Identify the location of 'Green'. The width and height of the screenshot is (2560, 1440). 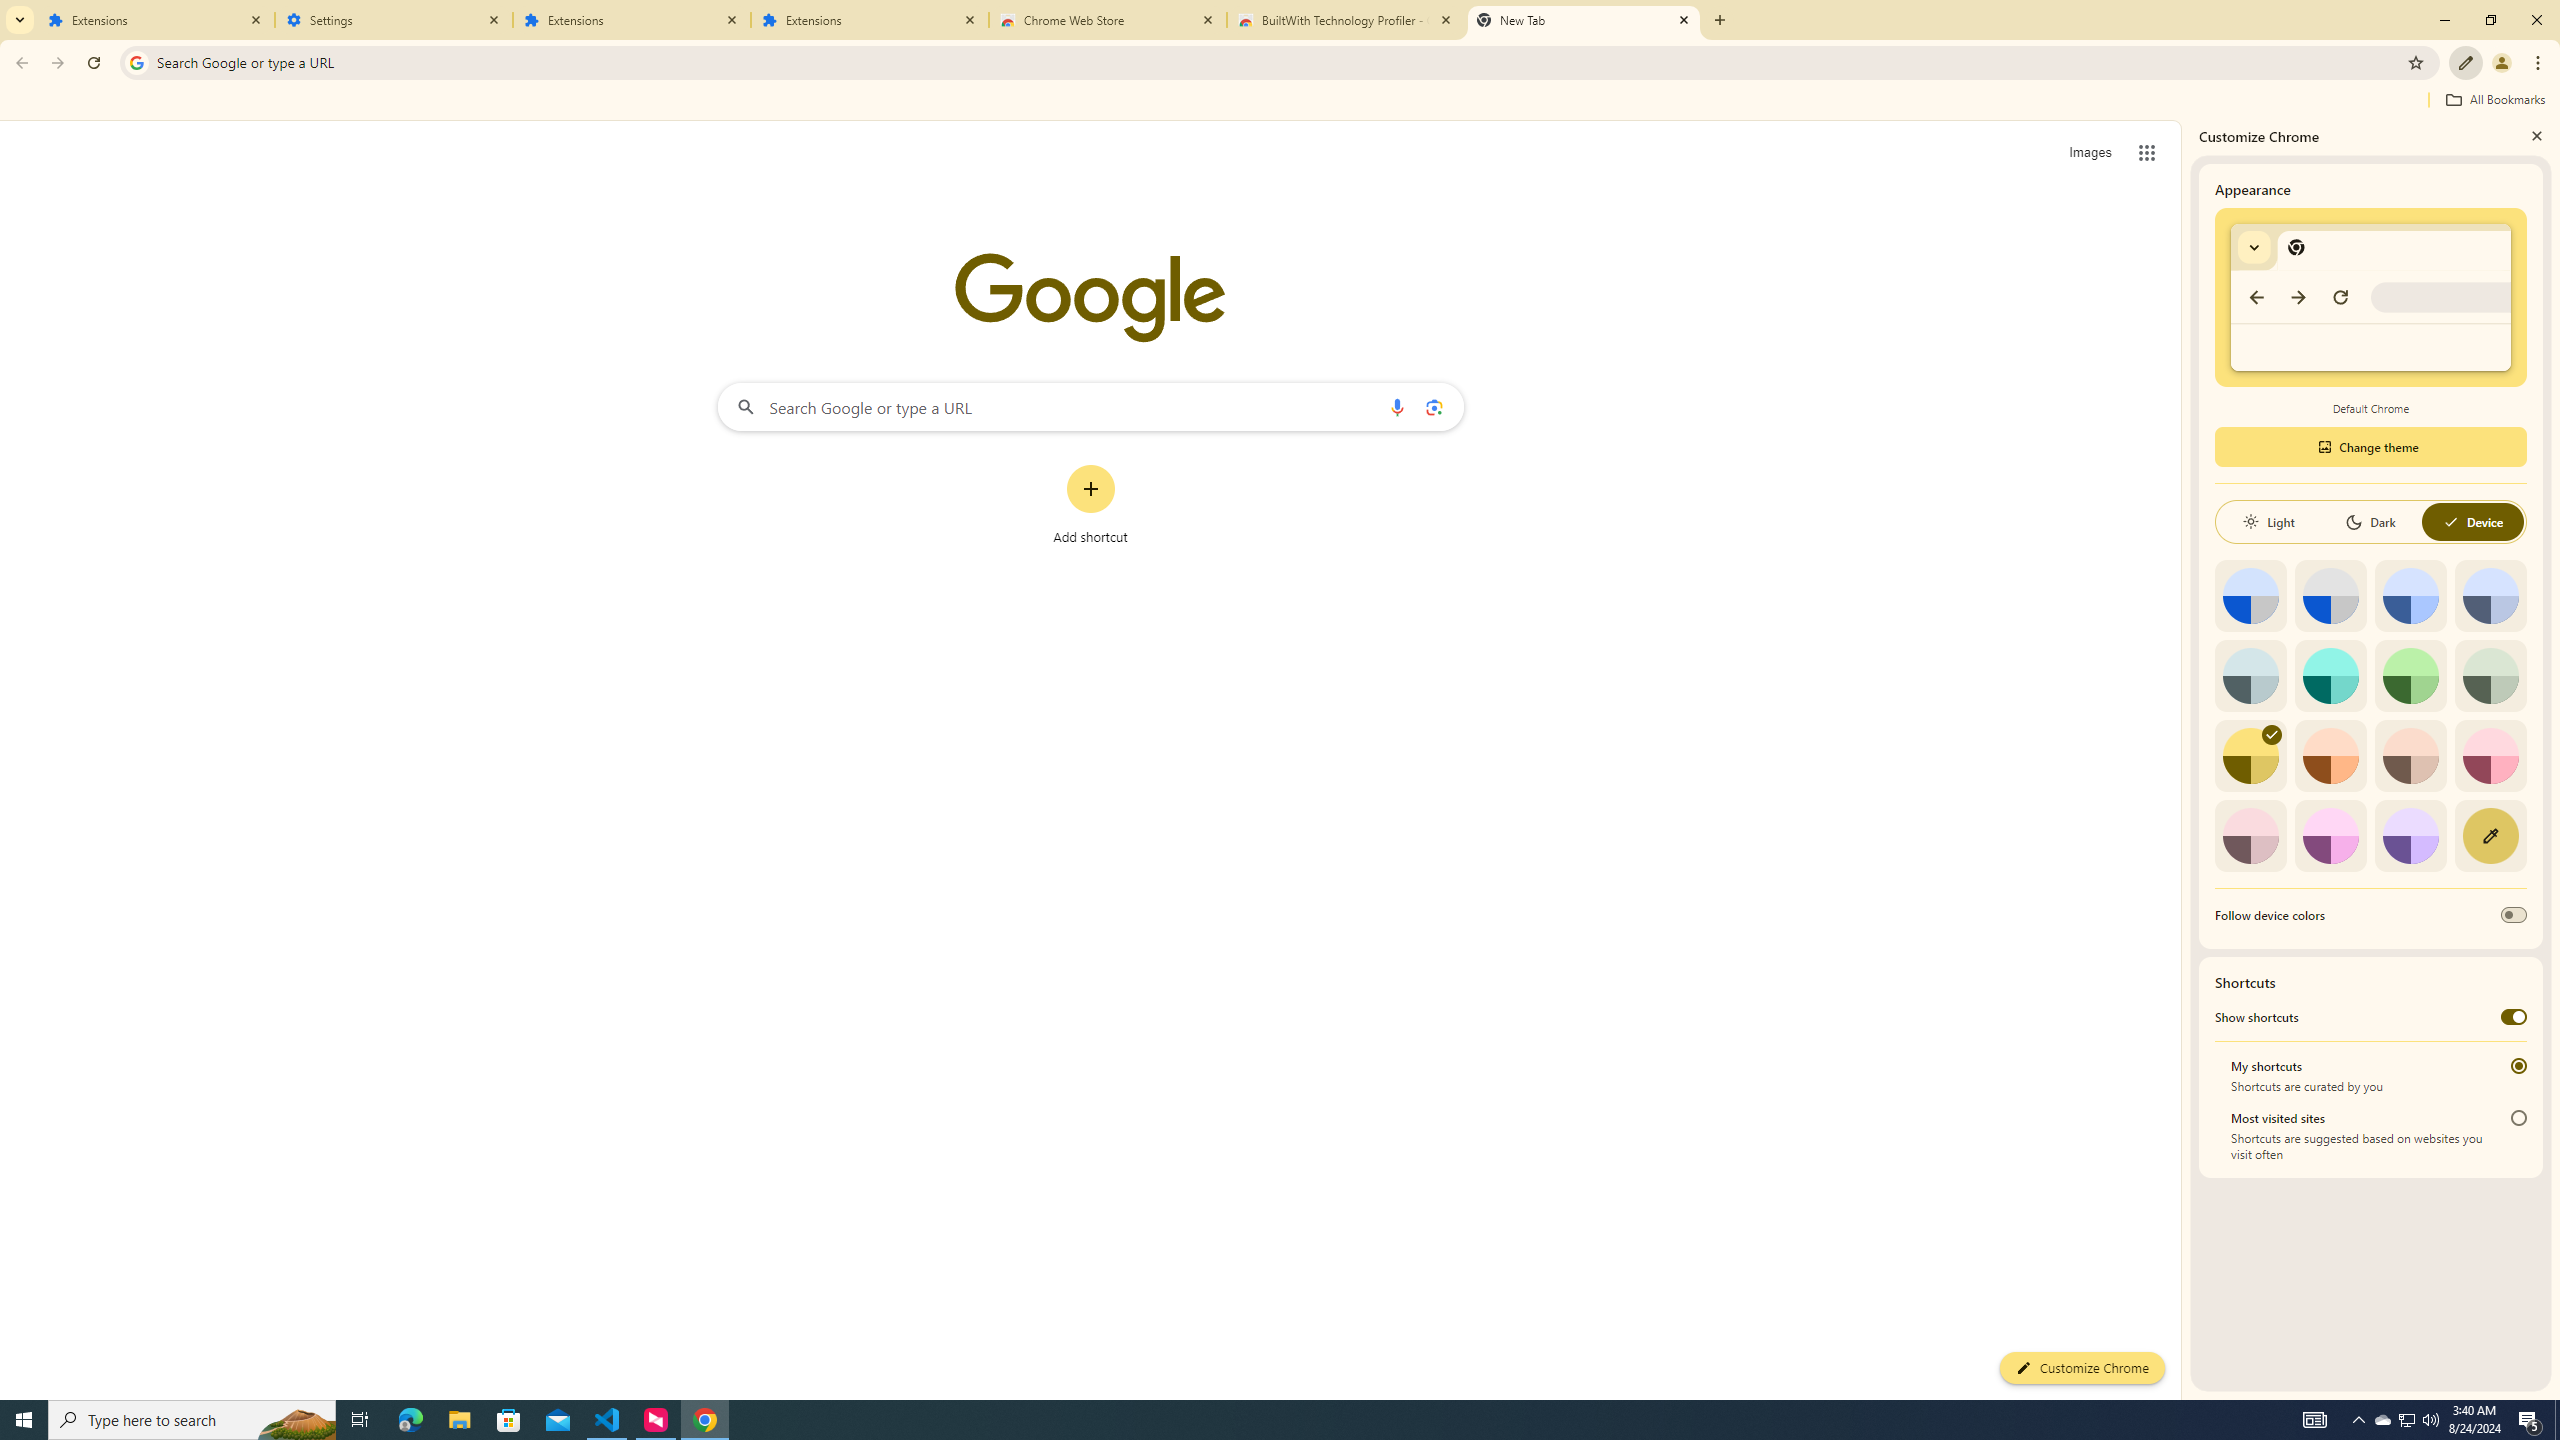
(2410, 674).